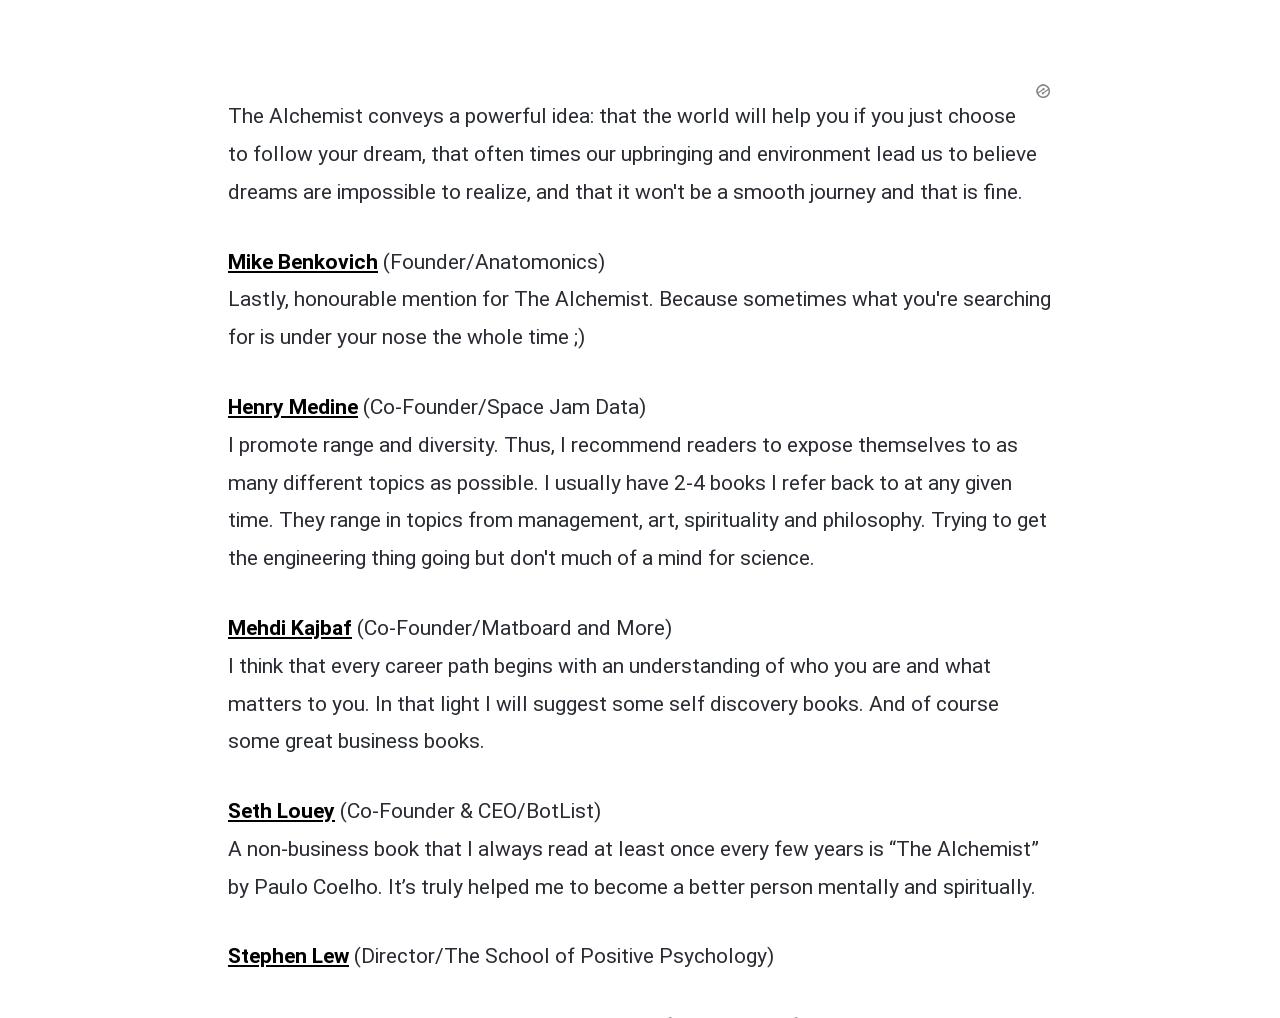  Describe the element at coordinates (289, 211) in the screenshot. I see `'Mehdi Kajbaf'` at that location.